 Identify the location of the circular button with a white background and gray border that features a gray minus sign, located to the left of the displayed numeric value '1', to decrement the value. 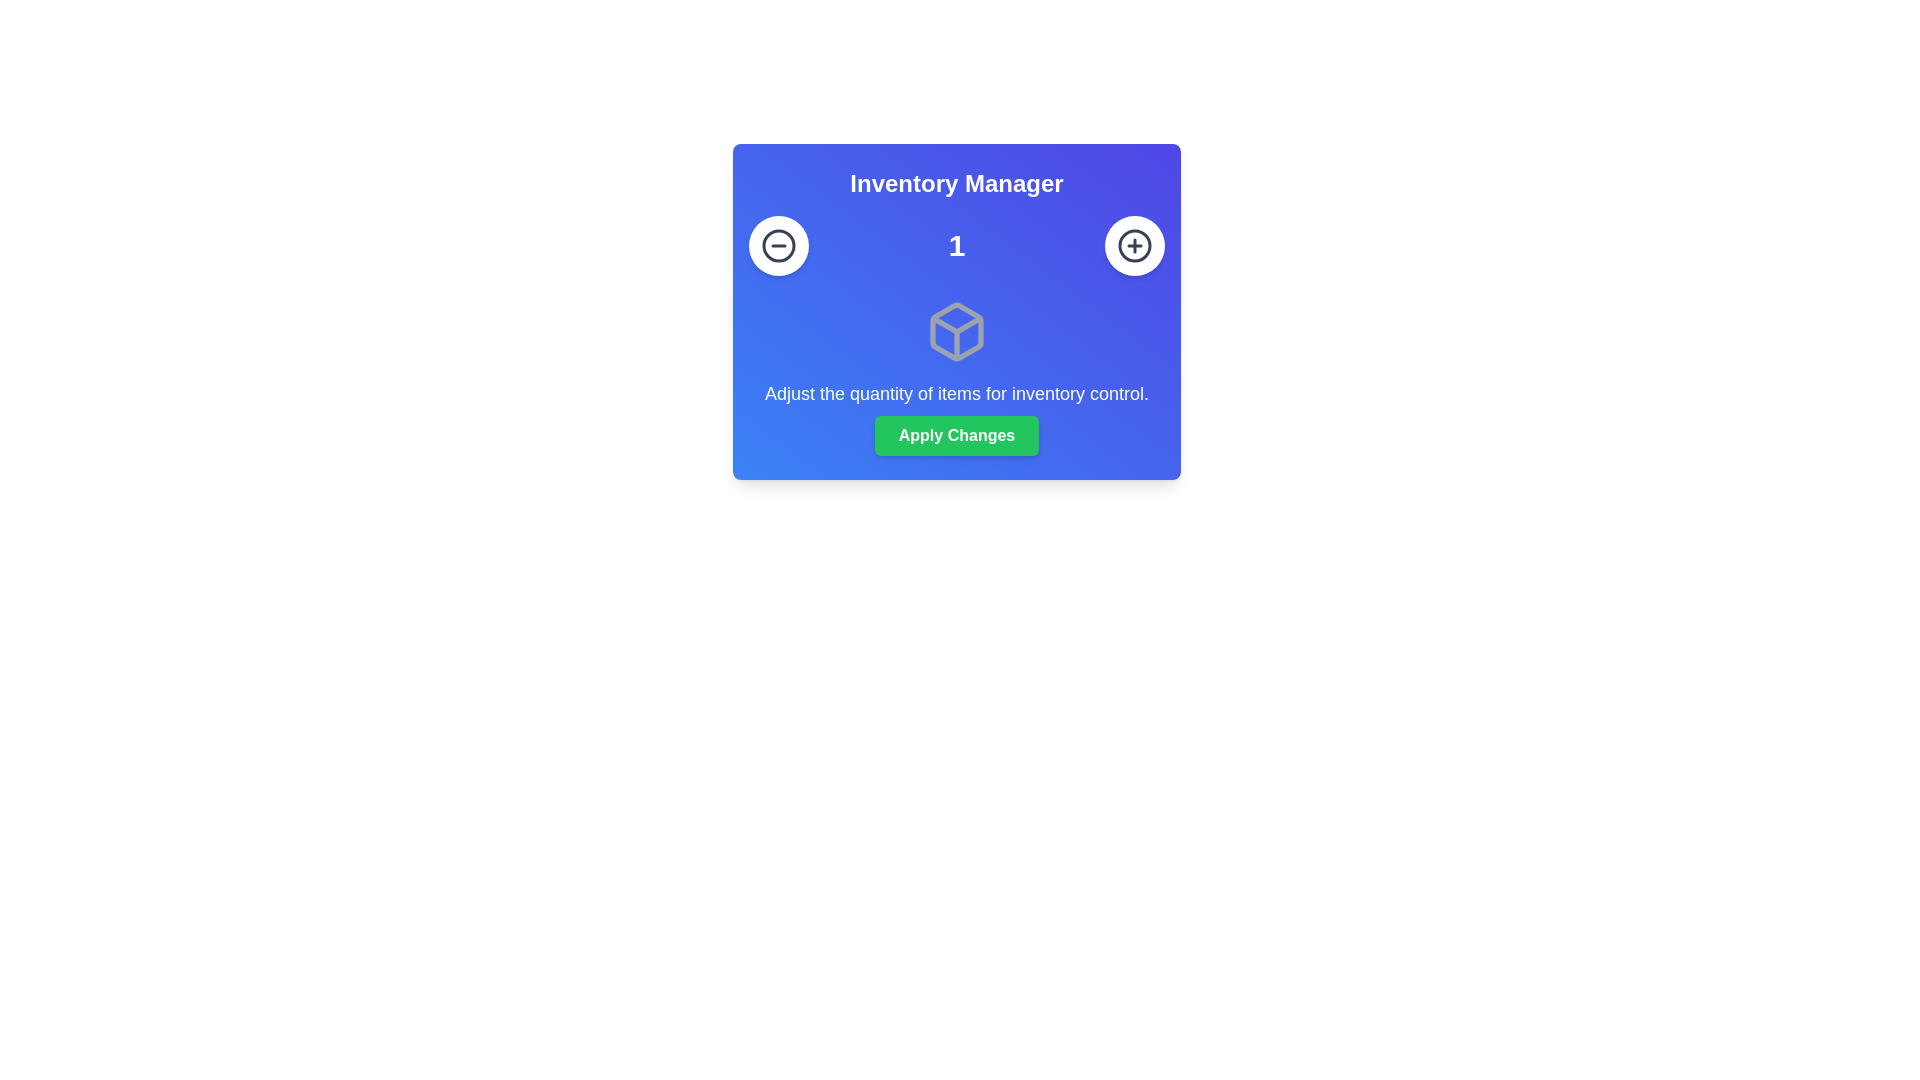
(777, 245).